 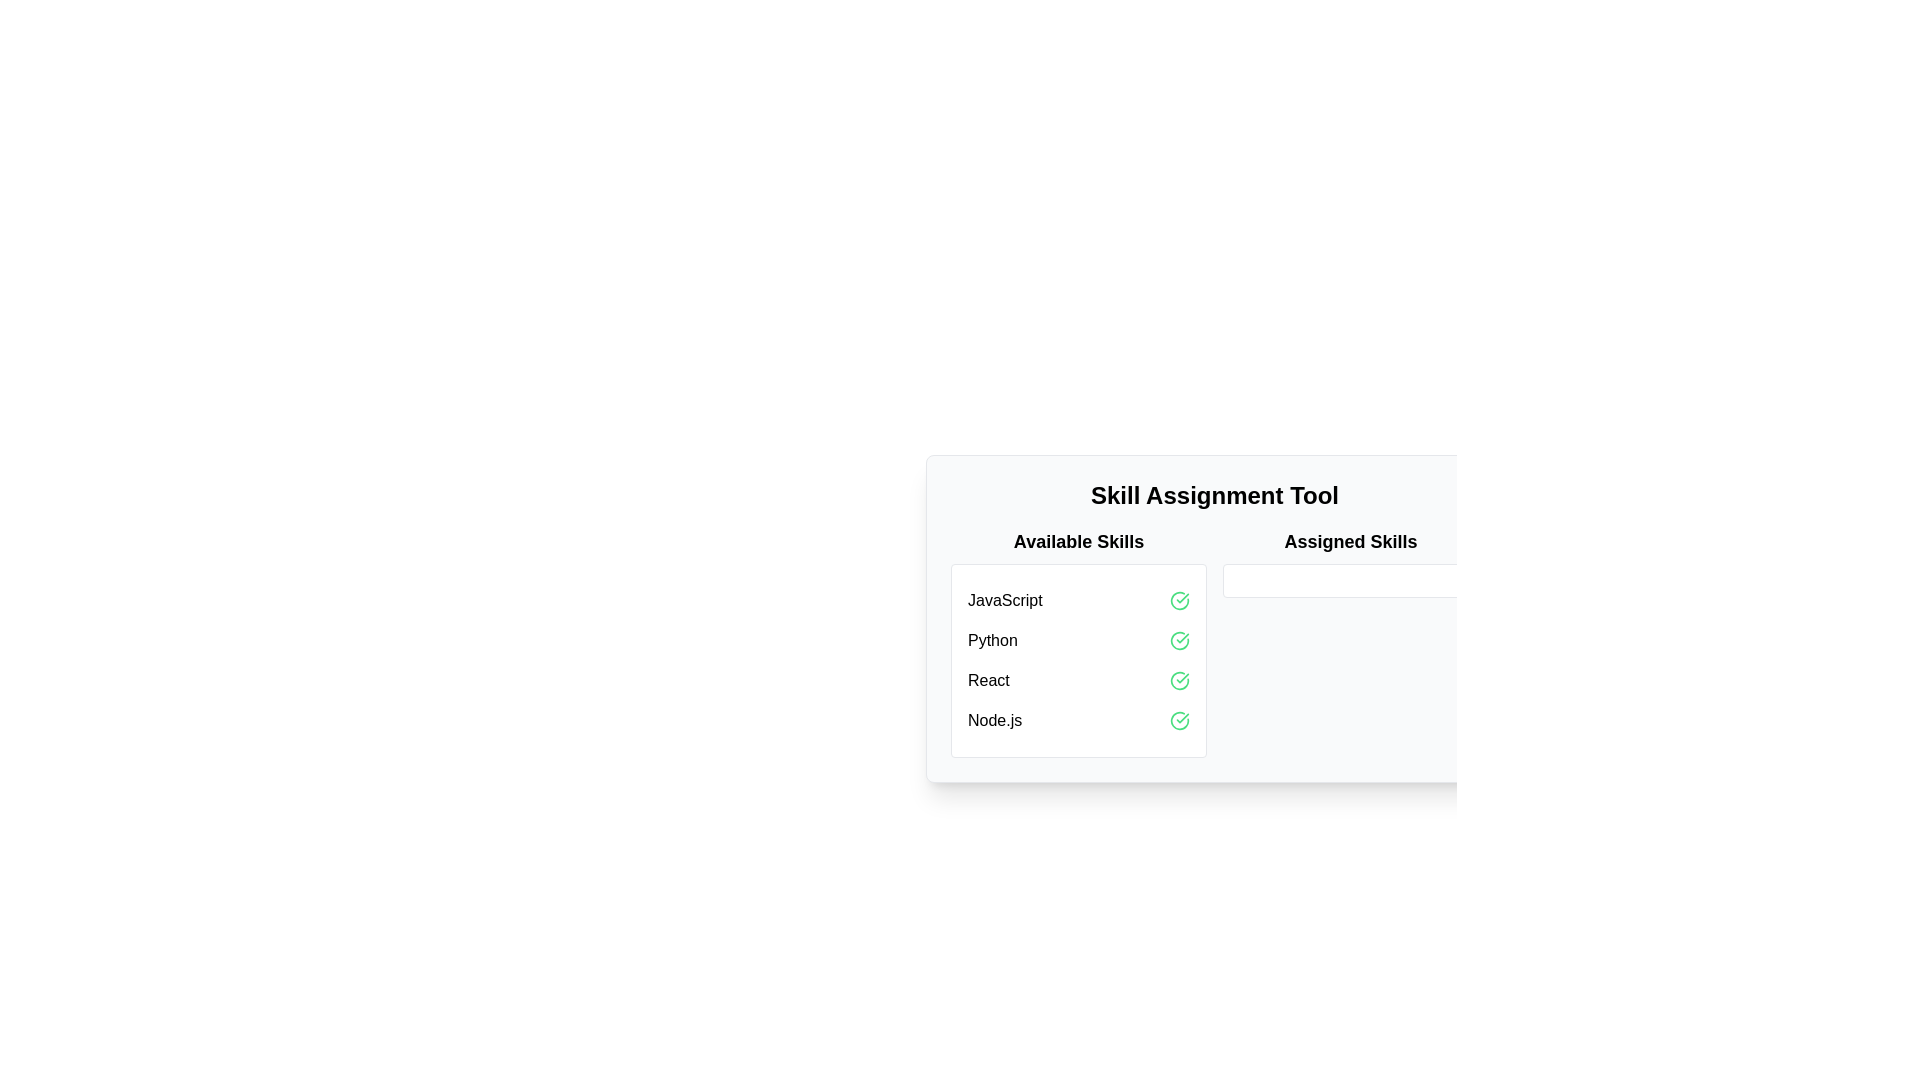 What do you see at coordinates (992, 640) in the screenshot?
I see `the 'Python' skill label in the 'Available Skills' panel, which is the second item in the list, positioned below 'JavaScript' and above 'React'` at bounding box center [992, 640].